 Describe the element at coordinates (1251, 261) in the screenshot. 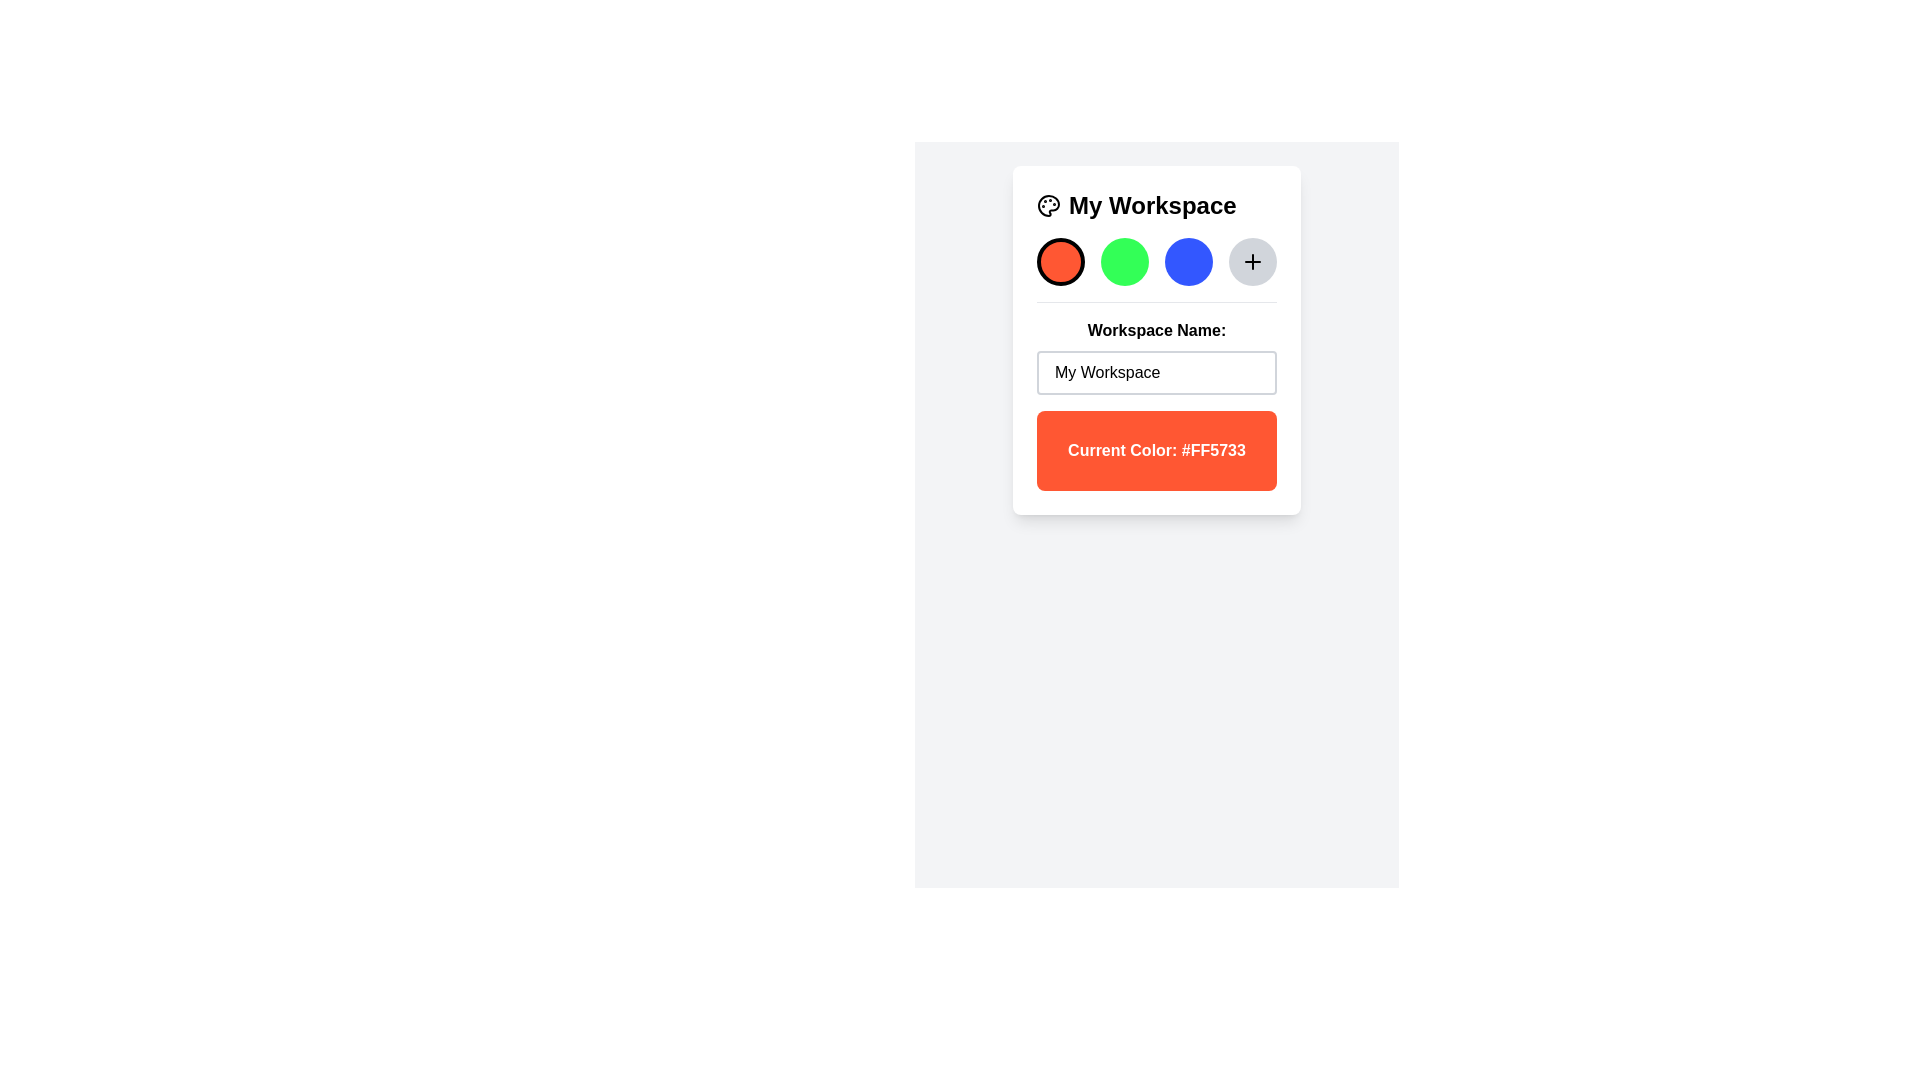

I see `the fourth button in a horizontal arrangement of four circles` at that location.